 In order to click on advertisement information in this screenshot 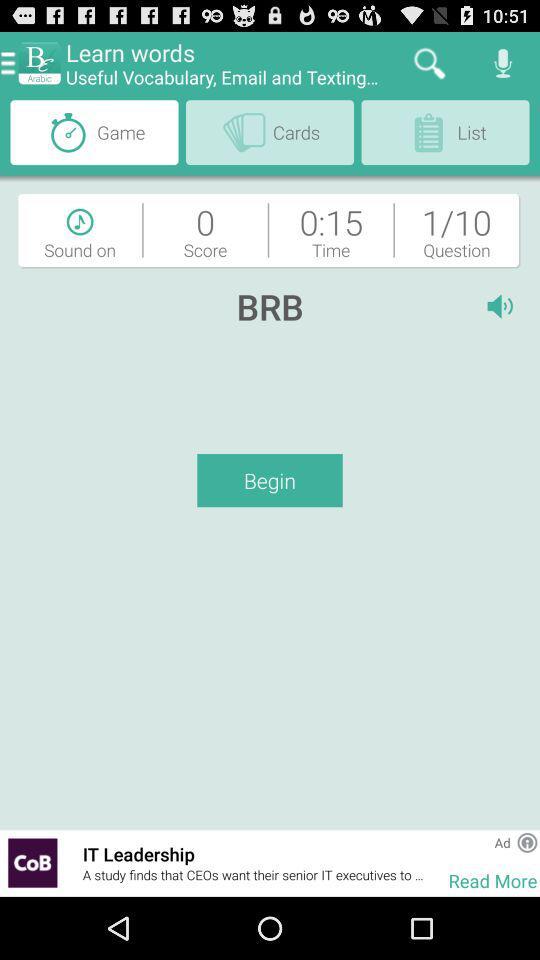, I will do `click(527, 841)`.